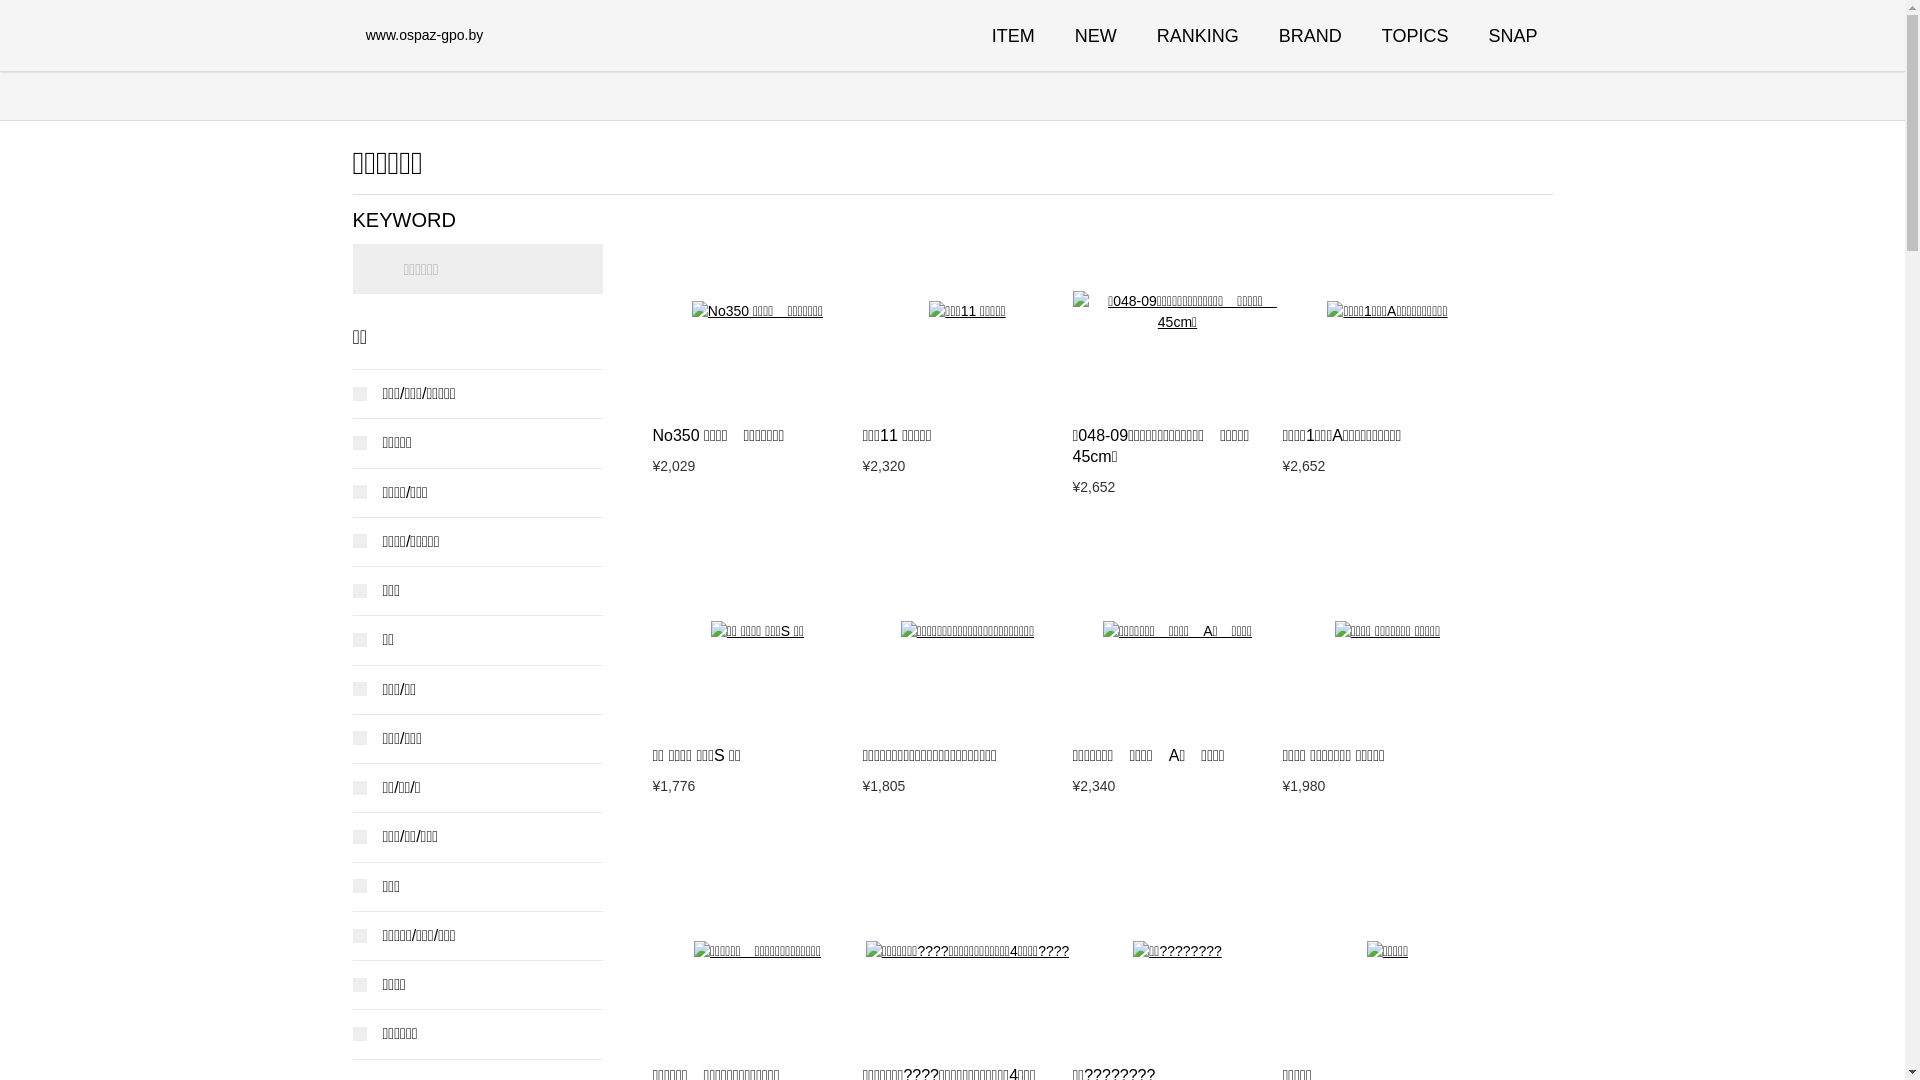 This screenshot has width=1920, height=1080. Describe the element at coordinates (1277, 35) in the screenshot. I see `'BRAND'` at that location.